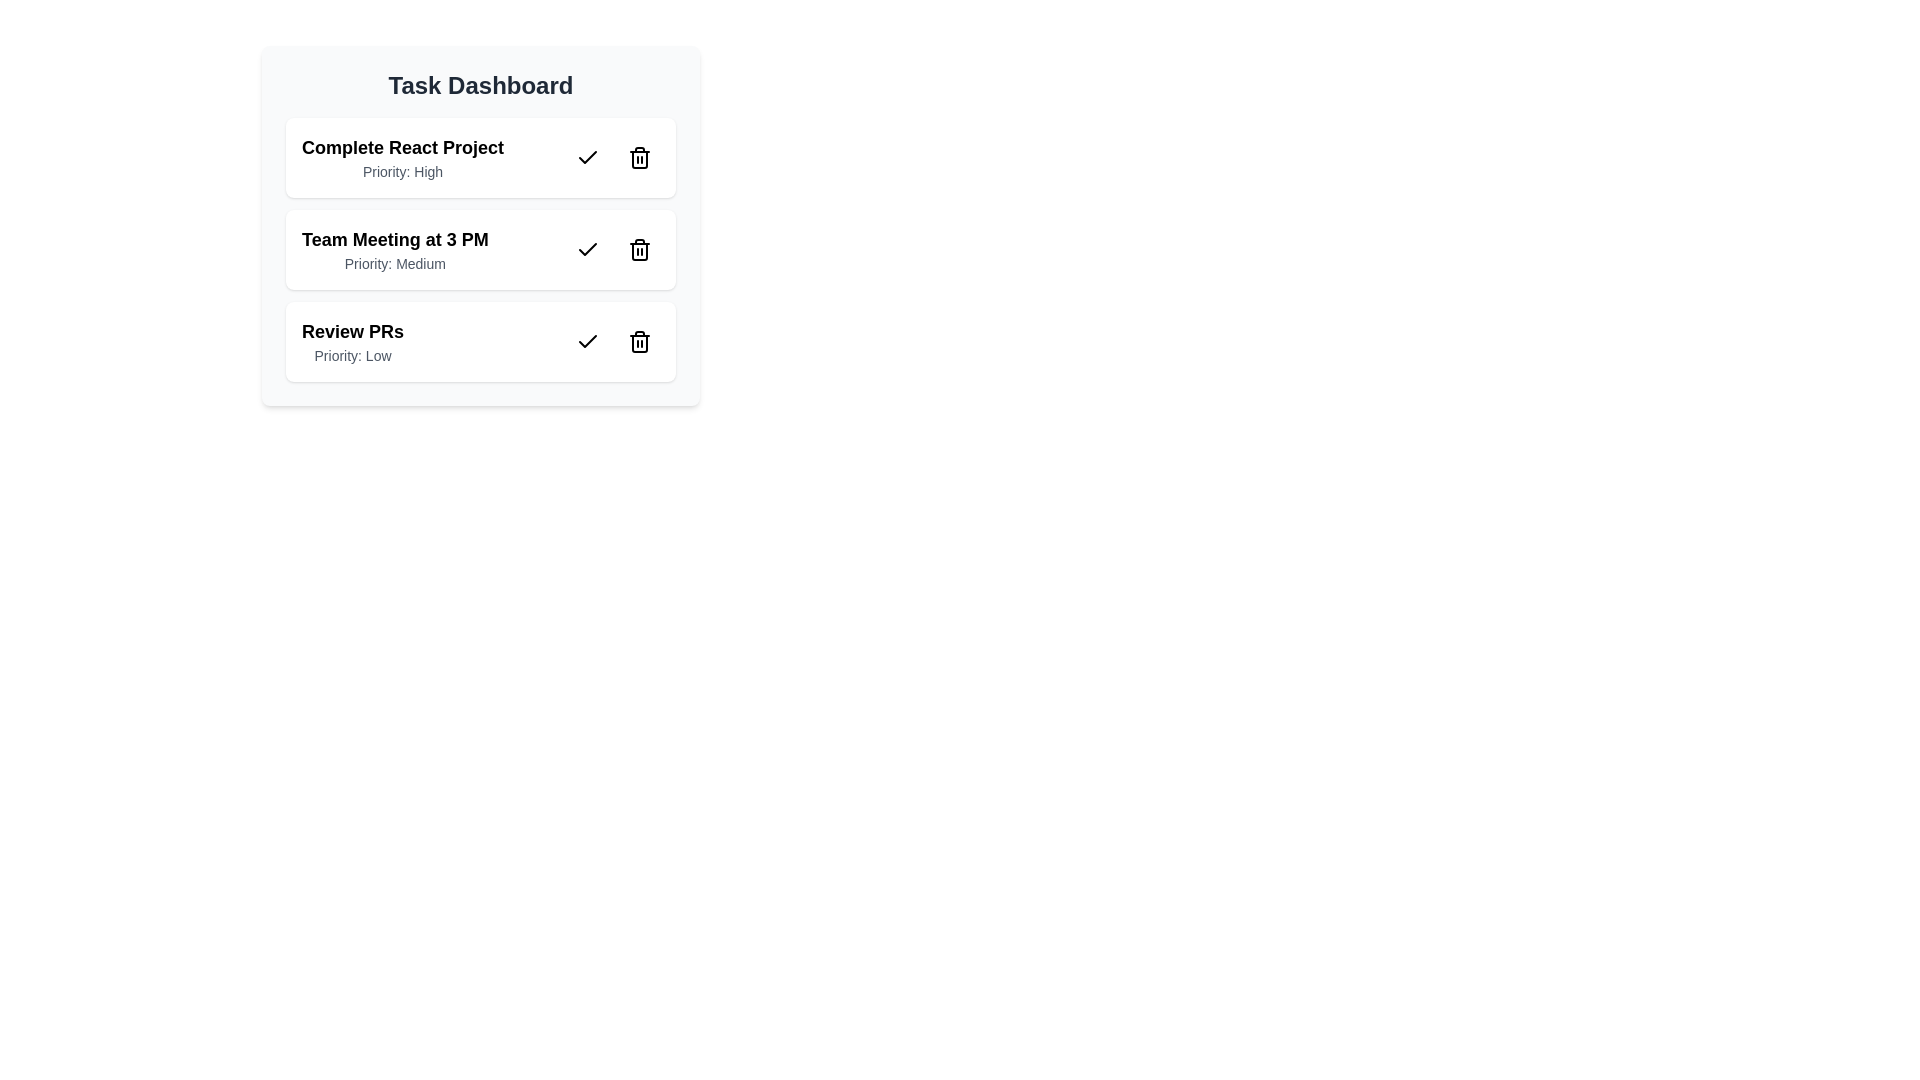  Describe the element at coordinates (638, 157) in the screenshot. I see `the trash icon for the task titled 'Complete React Project' to remove it` at that location.